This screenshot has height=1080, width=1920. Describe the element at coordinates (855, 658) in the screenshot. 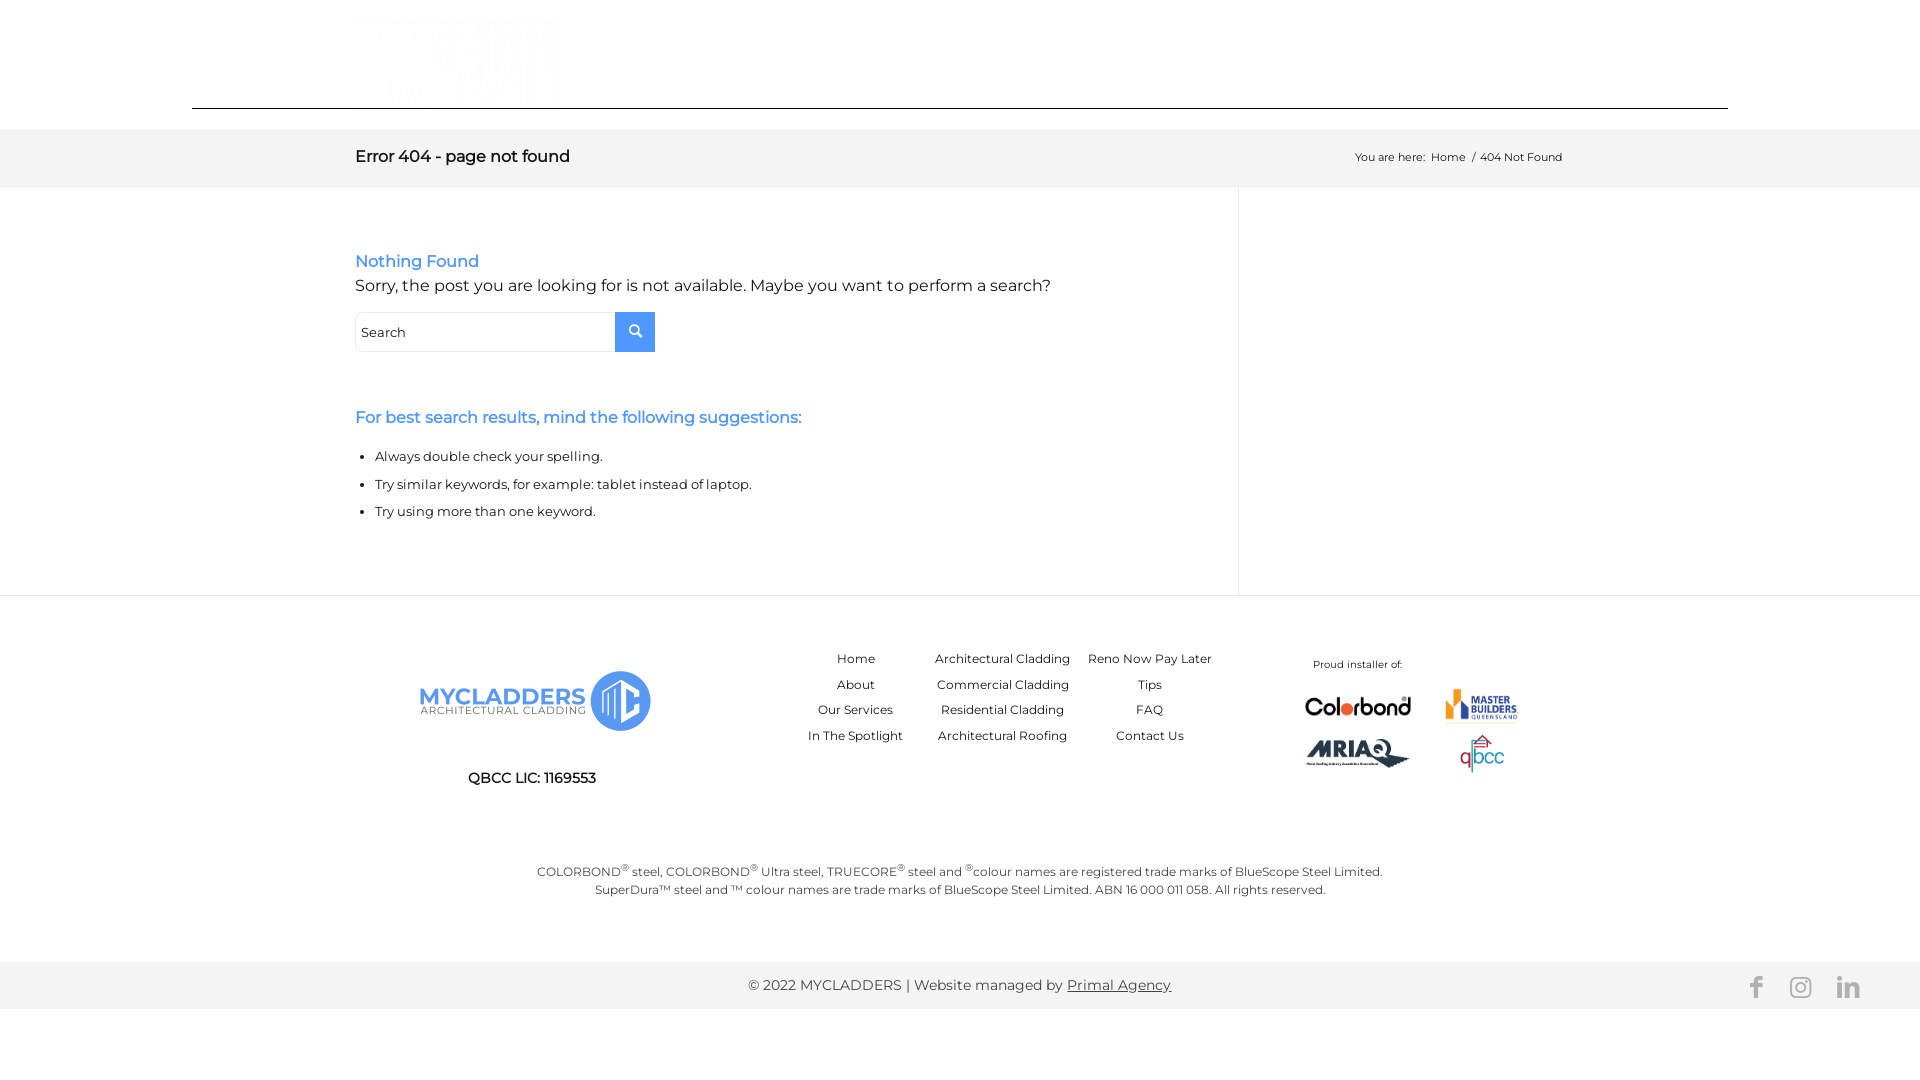

I see `'Home'` at that location.